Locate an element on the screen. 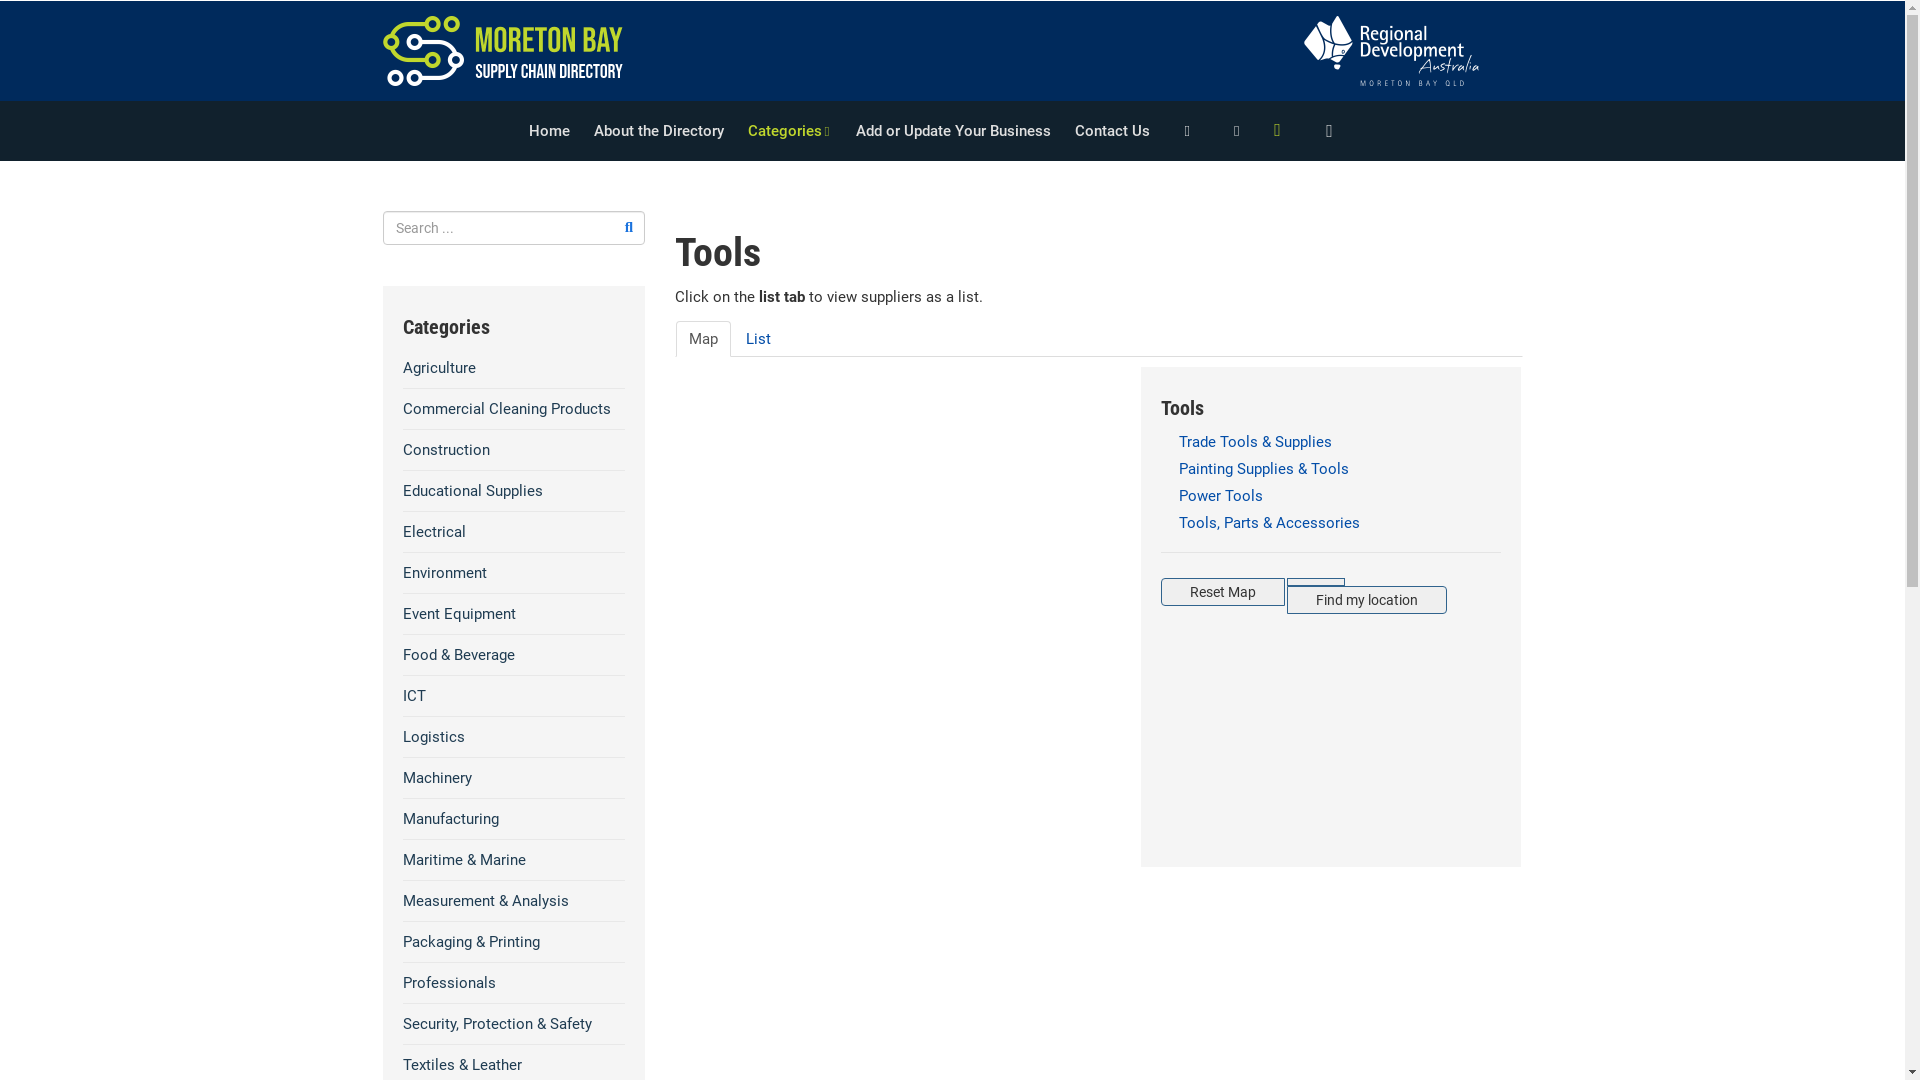  'Educational Supplies' is located at coordinates (513, 490).